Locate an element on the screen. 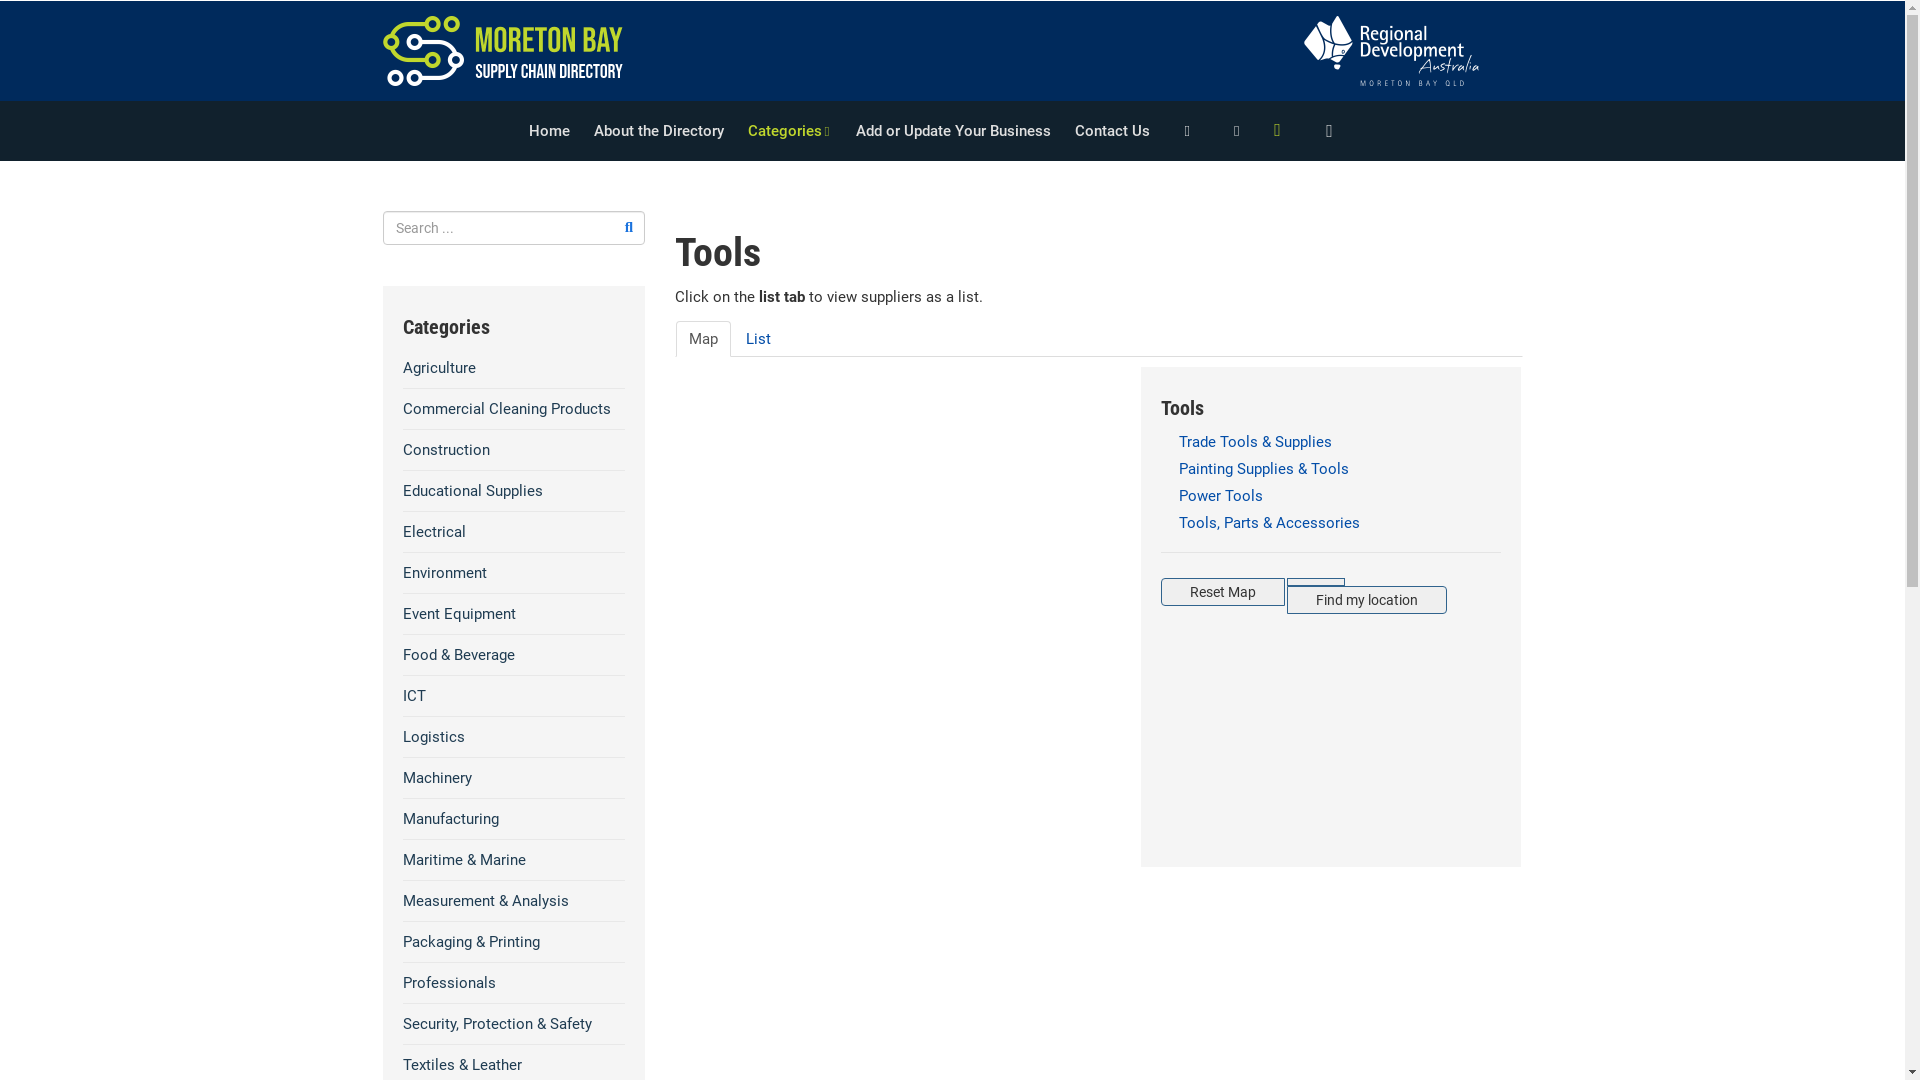  'Educational Supplies' is located at coordinates (513, 490).